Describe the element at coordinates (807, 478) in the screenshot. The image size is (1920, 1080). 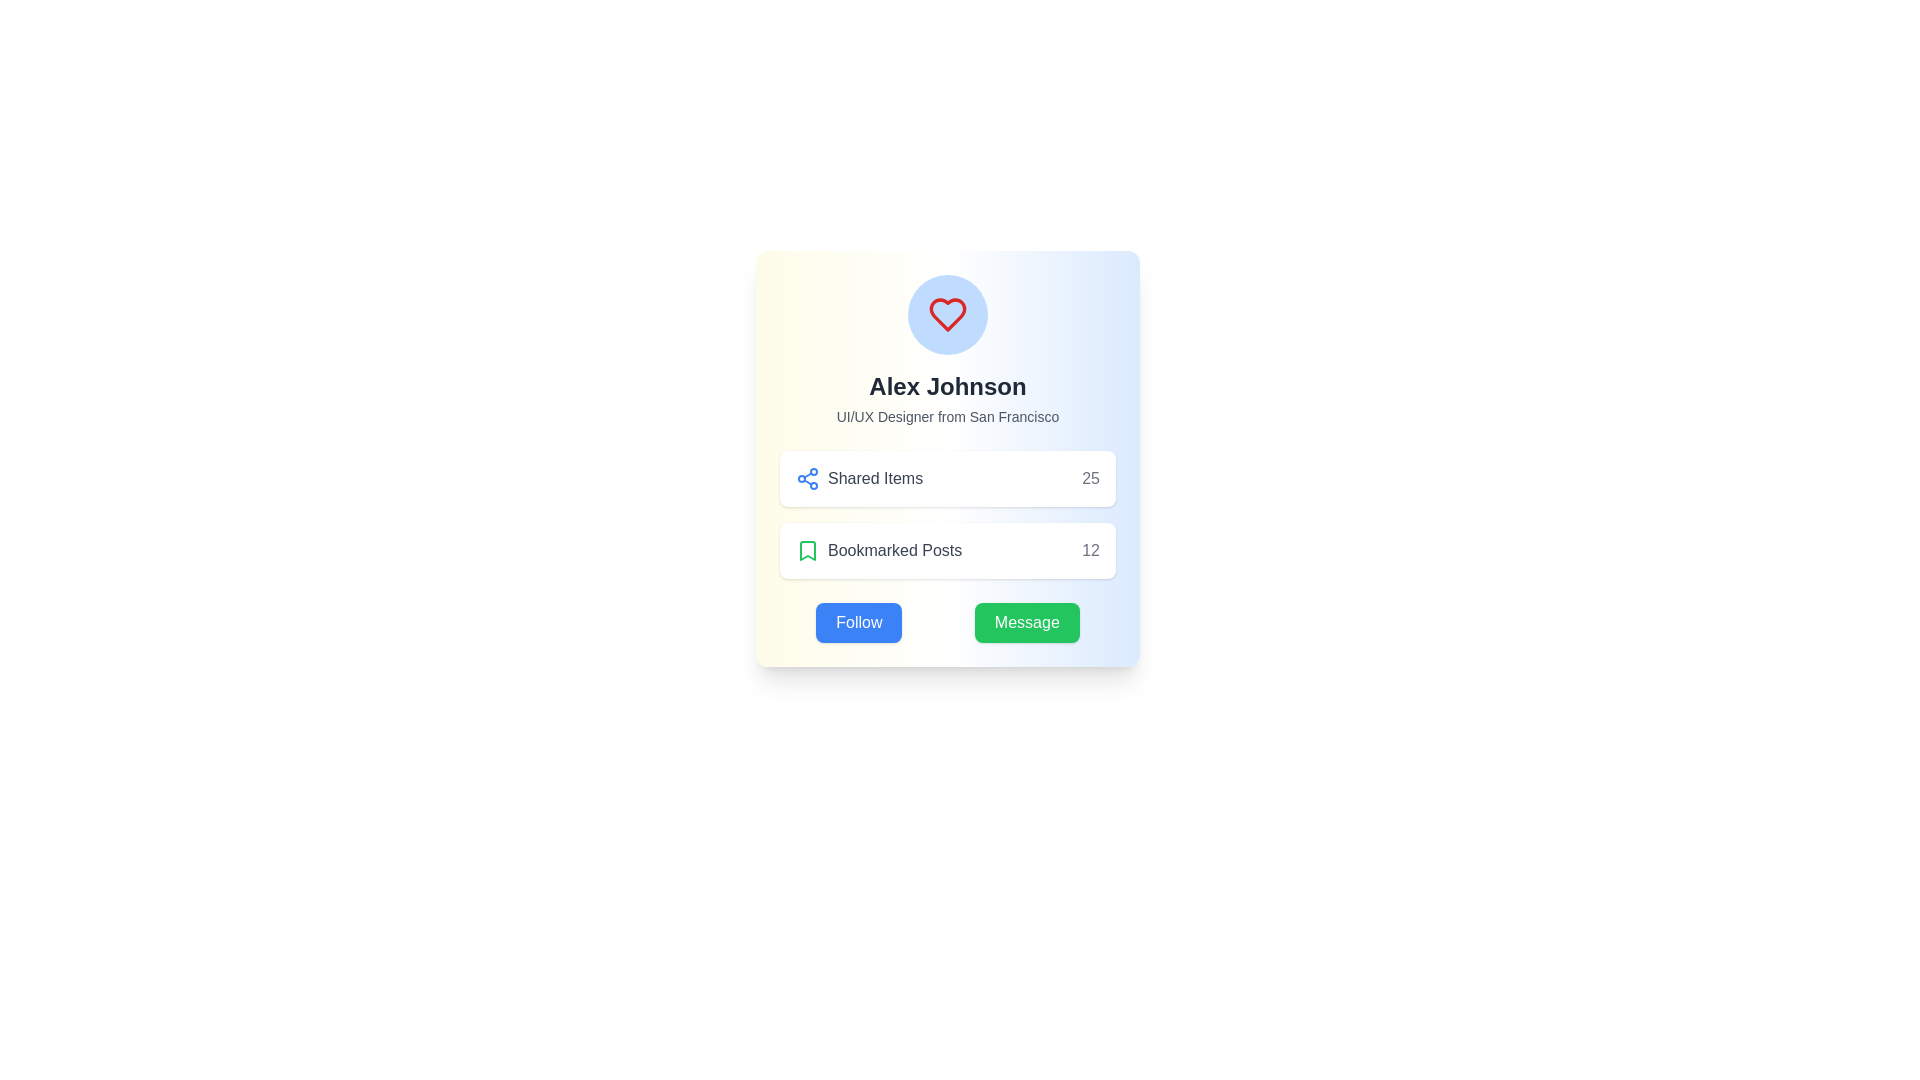
I see `the icon representing shared items, located to the left of the 'Shared Items' text within the card interface` at that location.